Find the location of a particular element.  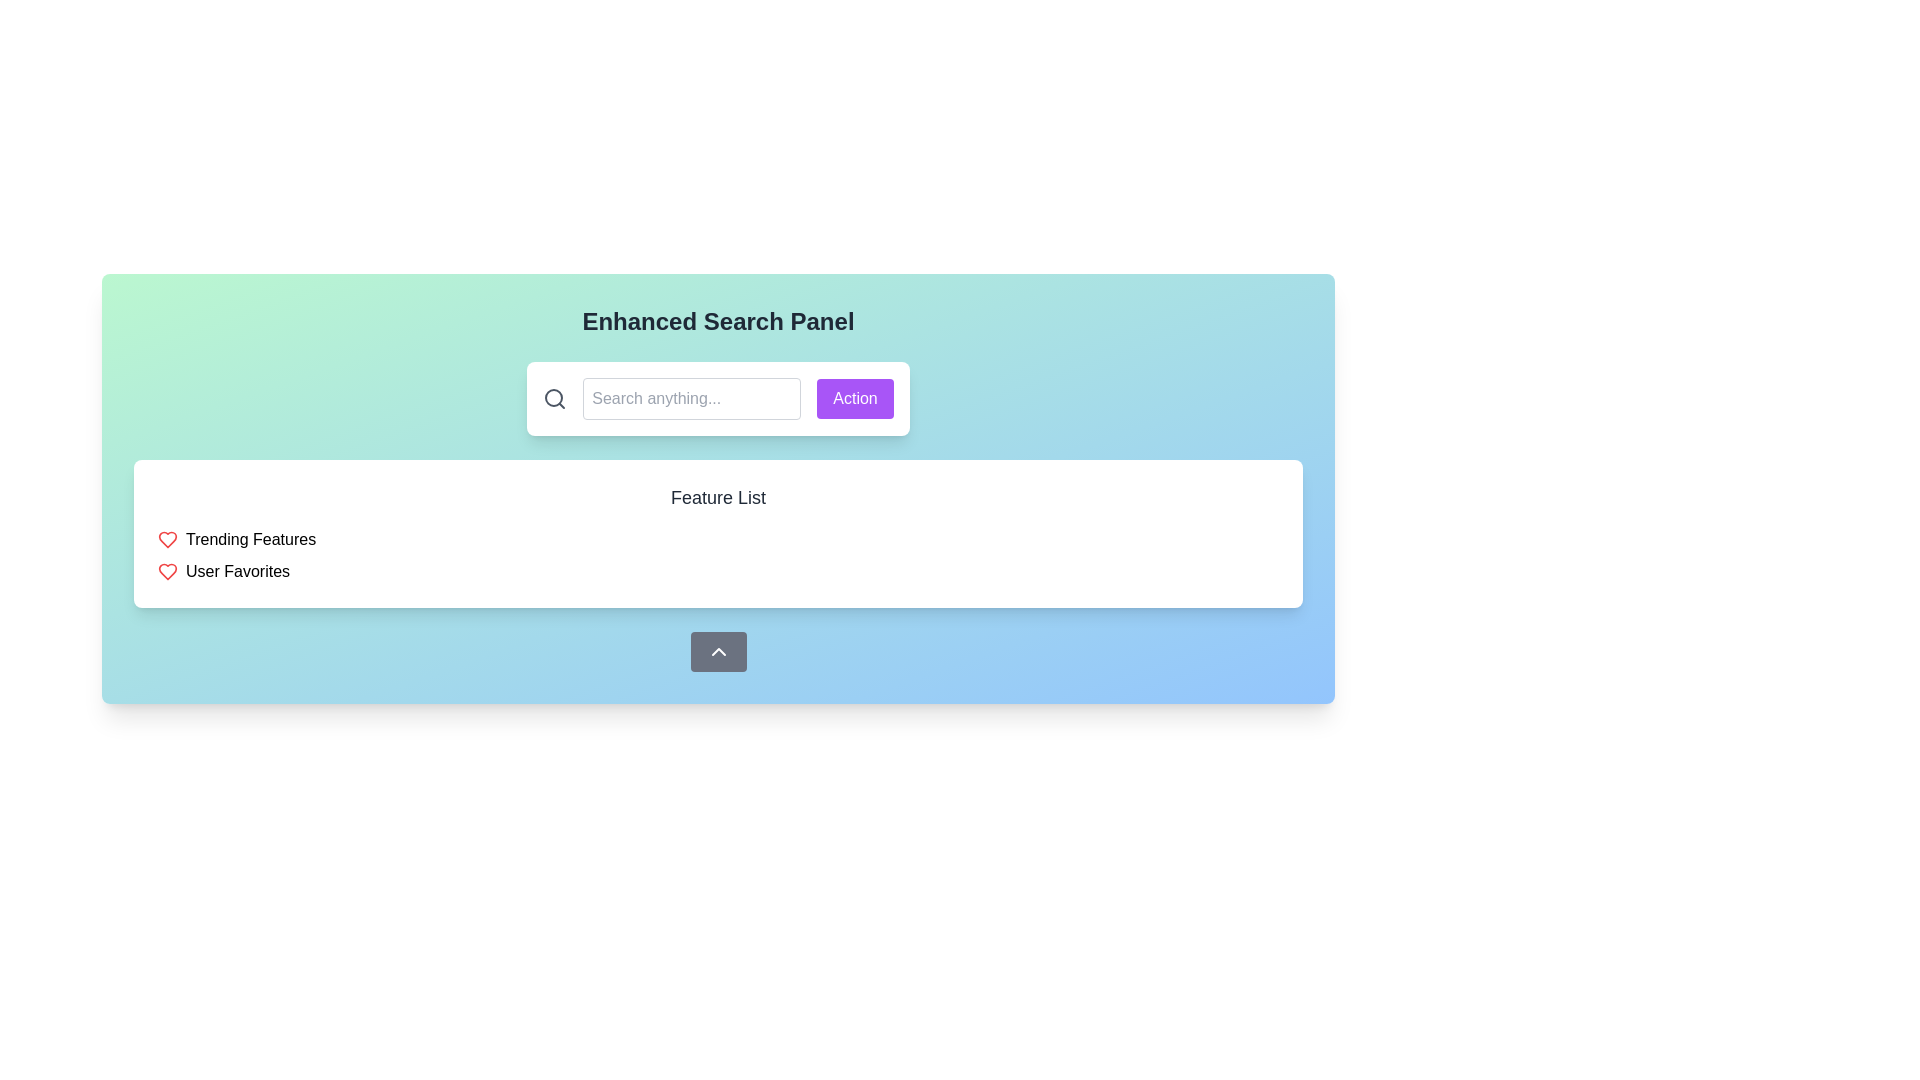

the chevron icon embedded within the button beneath the 'Feature List' section is located at coordinates (718, 651).